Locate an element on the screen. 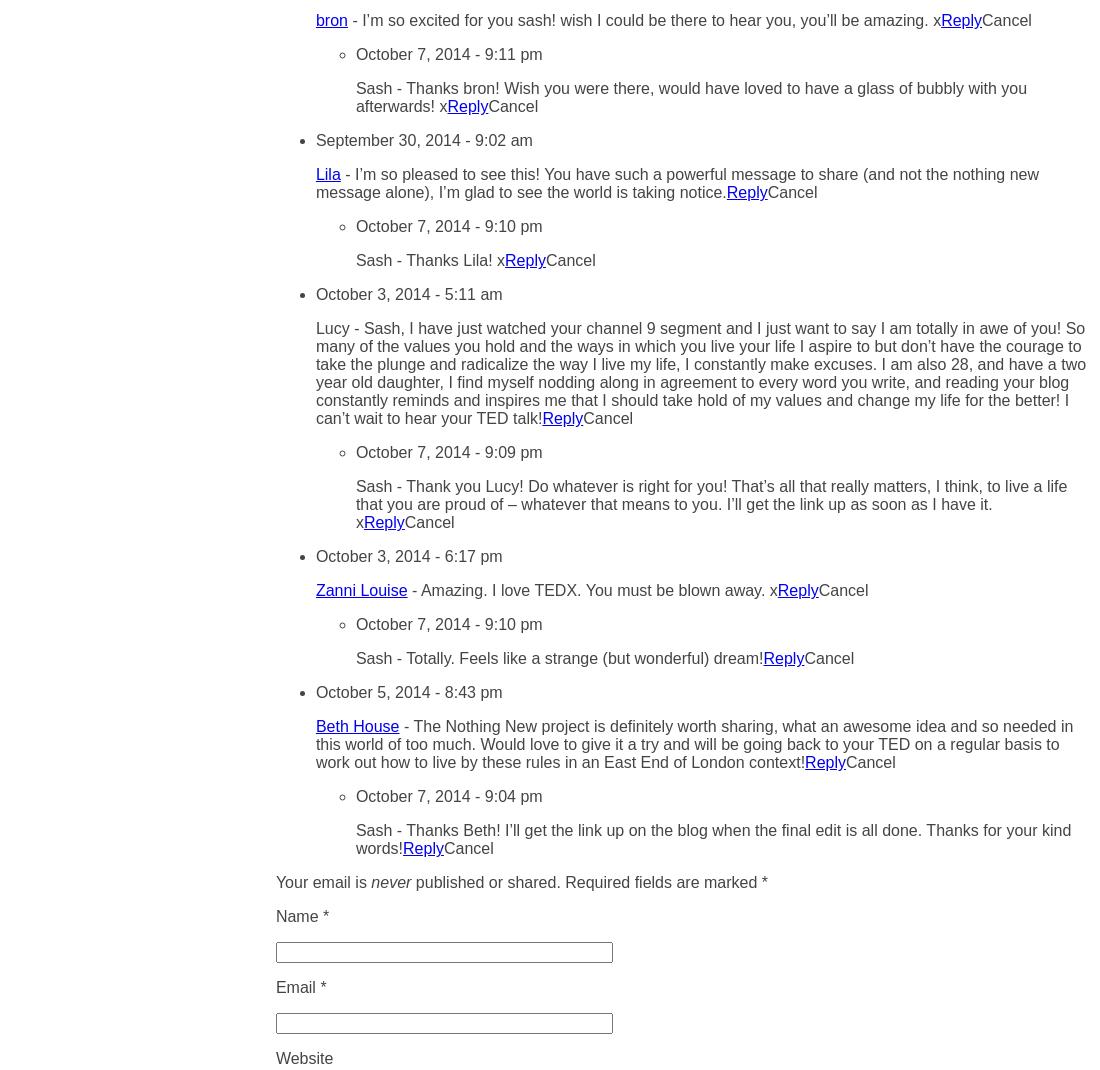  'October 7, 2014 - 9:11 pm' is located at coordinates (447, 53).